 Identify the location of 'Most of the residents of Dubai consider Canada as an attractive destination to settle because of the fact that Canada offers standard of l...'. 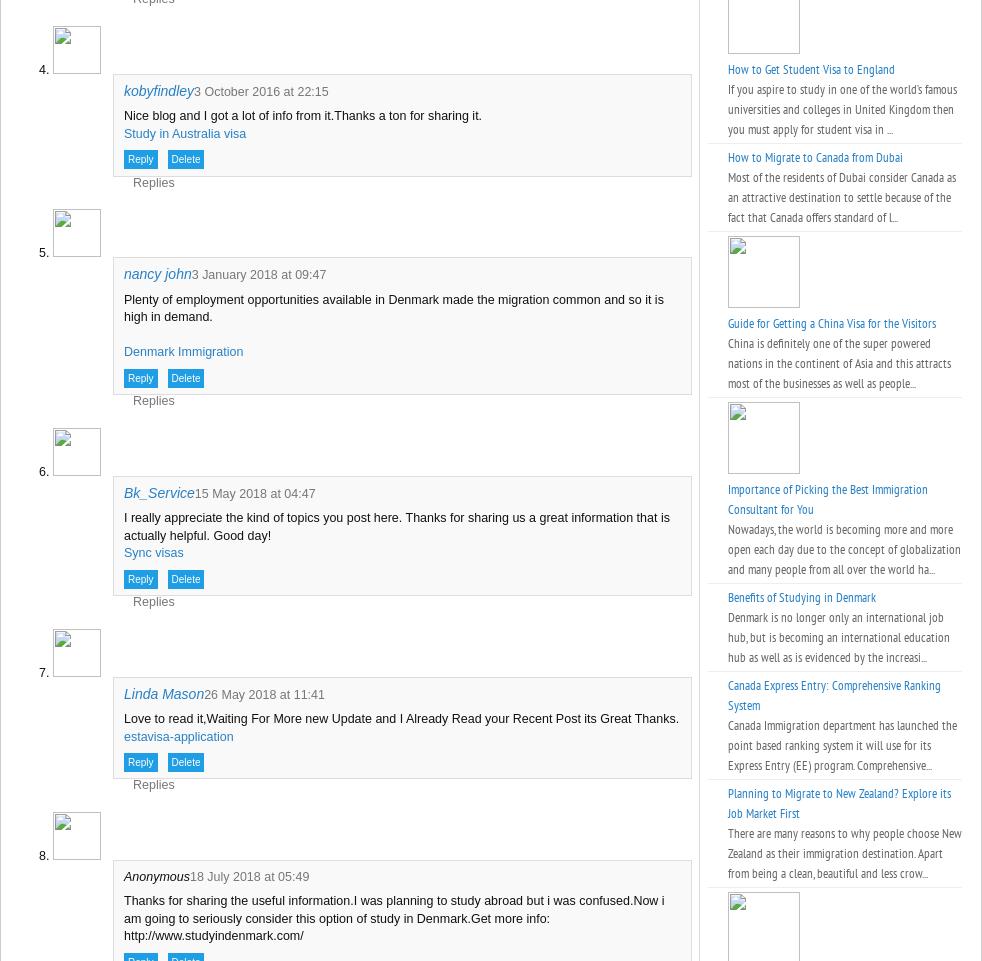
(841, 197).